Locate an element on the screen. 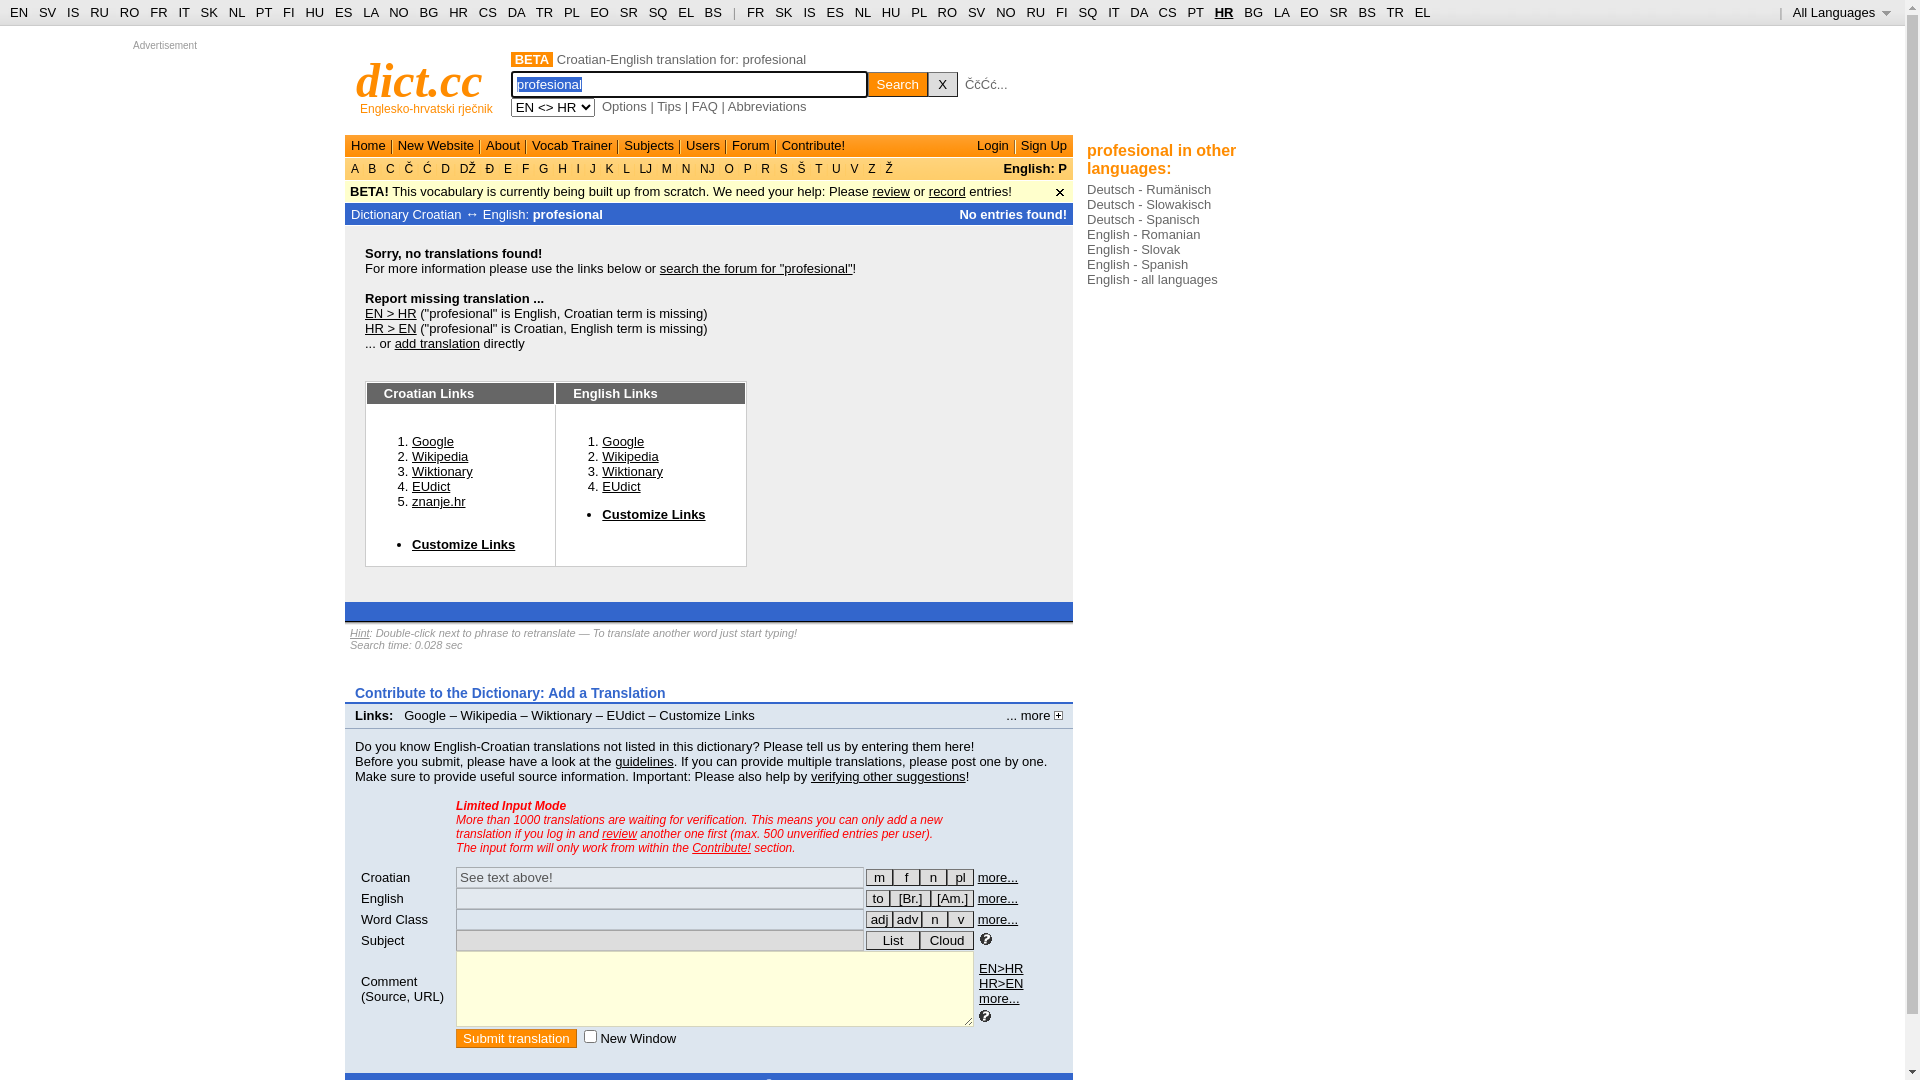 Image resolution: width=1920 pixels, height=1080 pixels. 'Home' is located at coordinates (368, 144).